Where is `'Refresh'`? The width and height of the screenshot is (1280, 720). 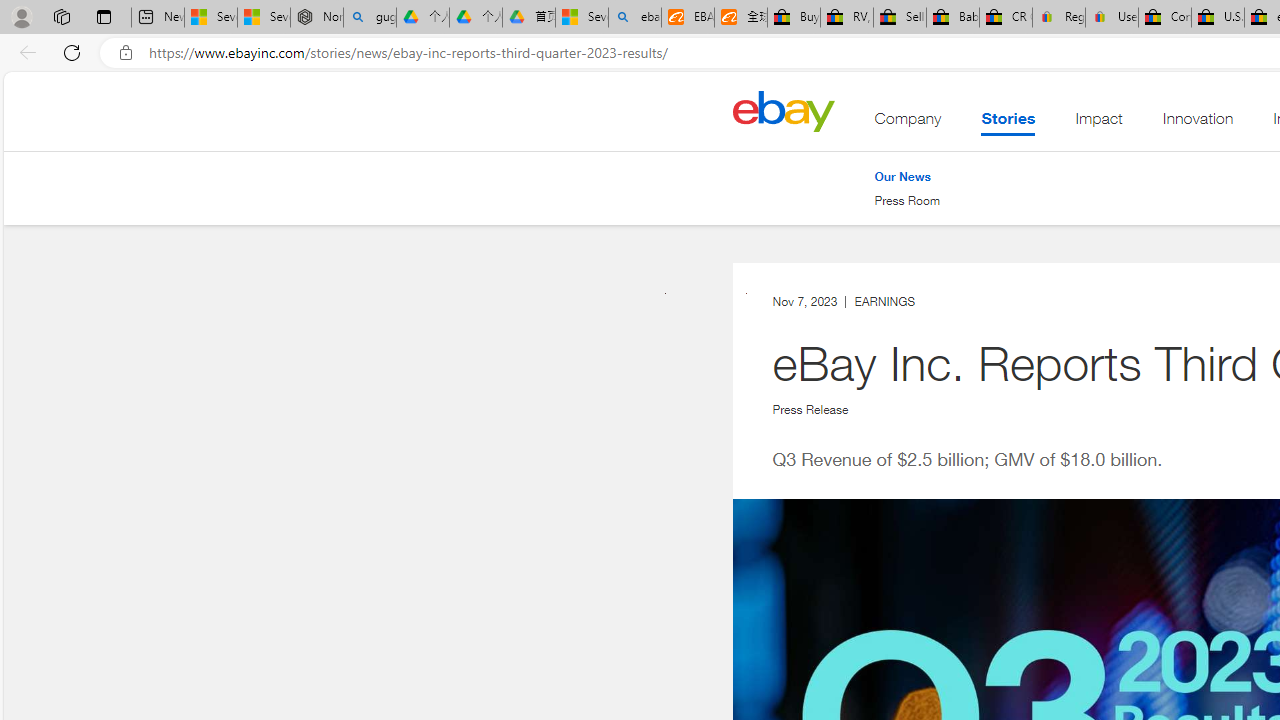 'Refresh' is located at coordinates (72, 51).